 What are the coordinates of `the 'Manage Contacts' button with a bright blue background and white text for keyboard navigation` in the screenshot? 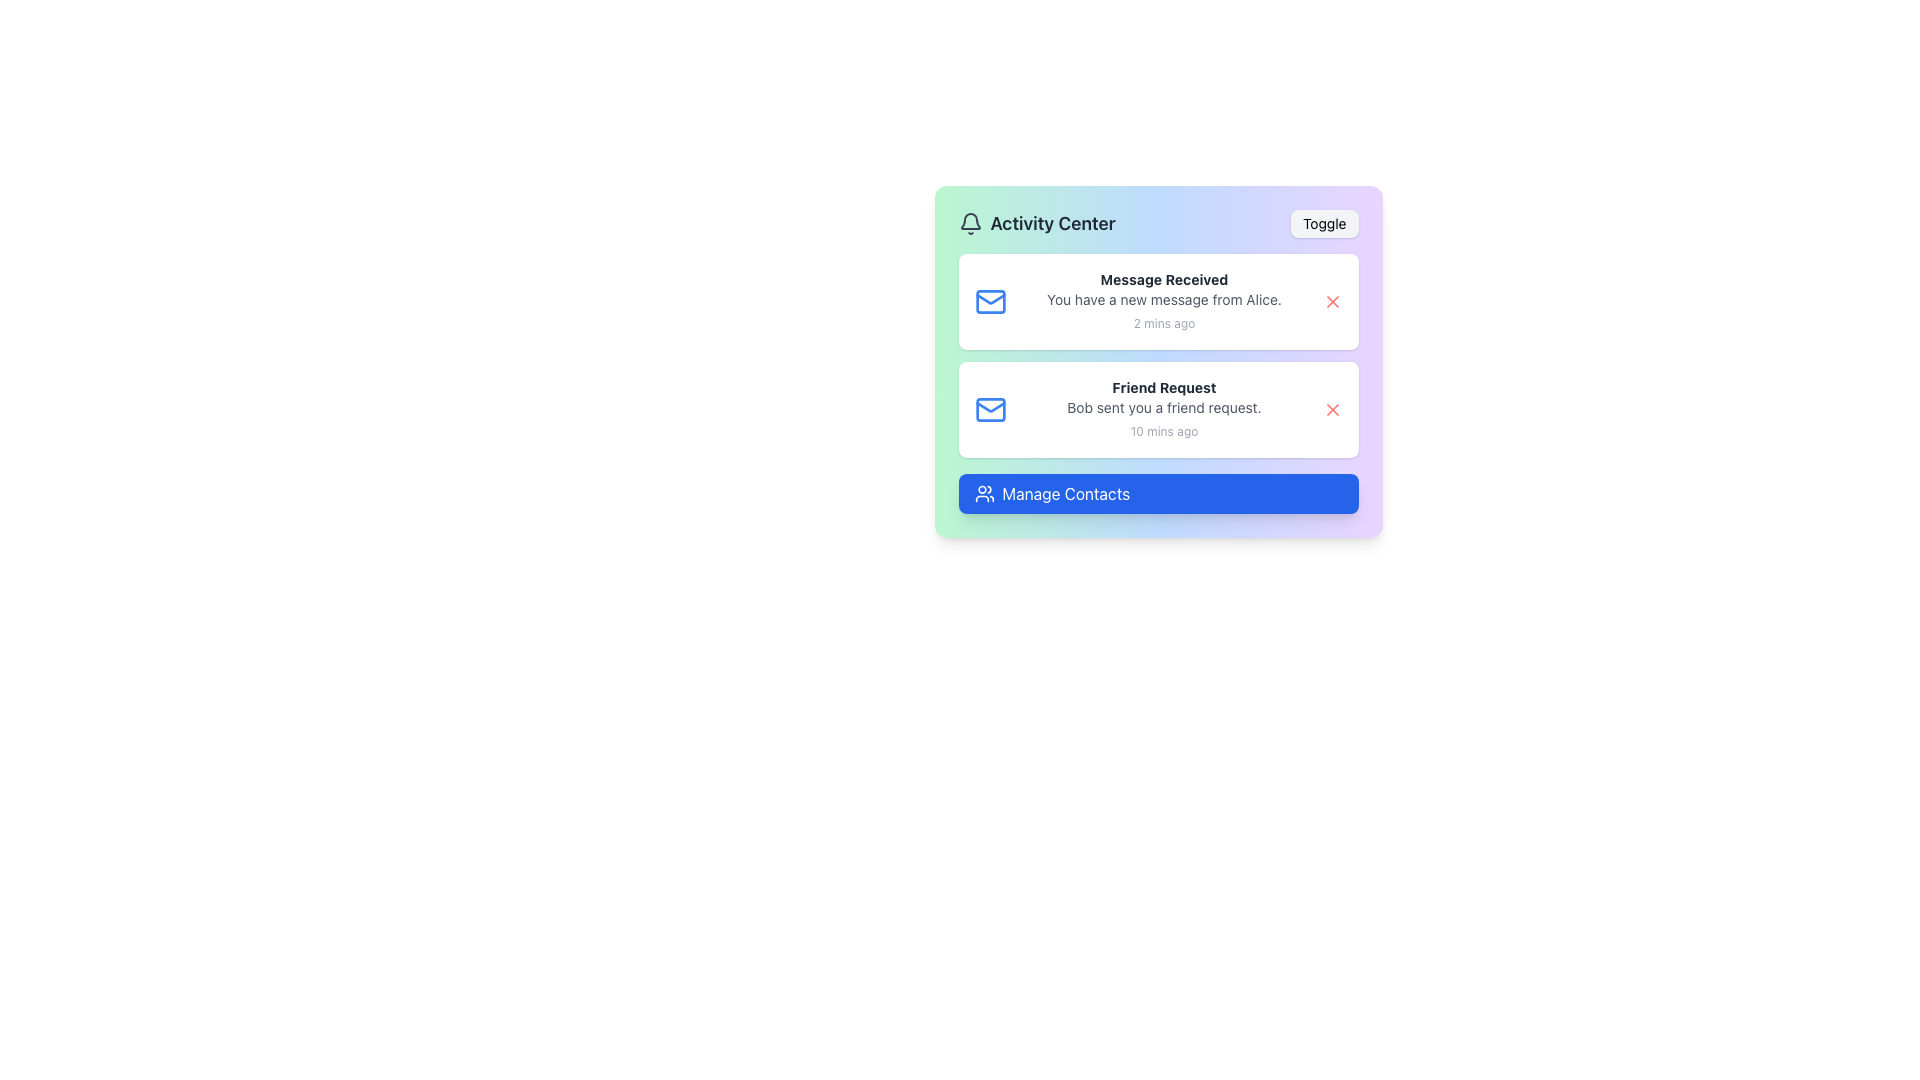 It's located at (1158, 493).